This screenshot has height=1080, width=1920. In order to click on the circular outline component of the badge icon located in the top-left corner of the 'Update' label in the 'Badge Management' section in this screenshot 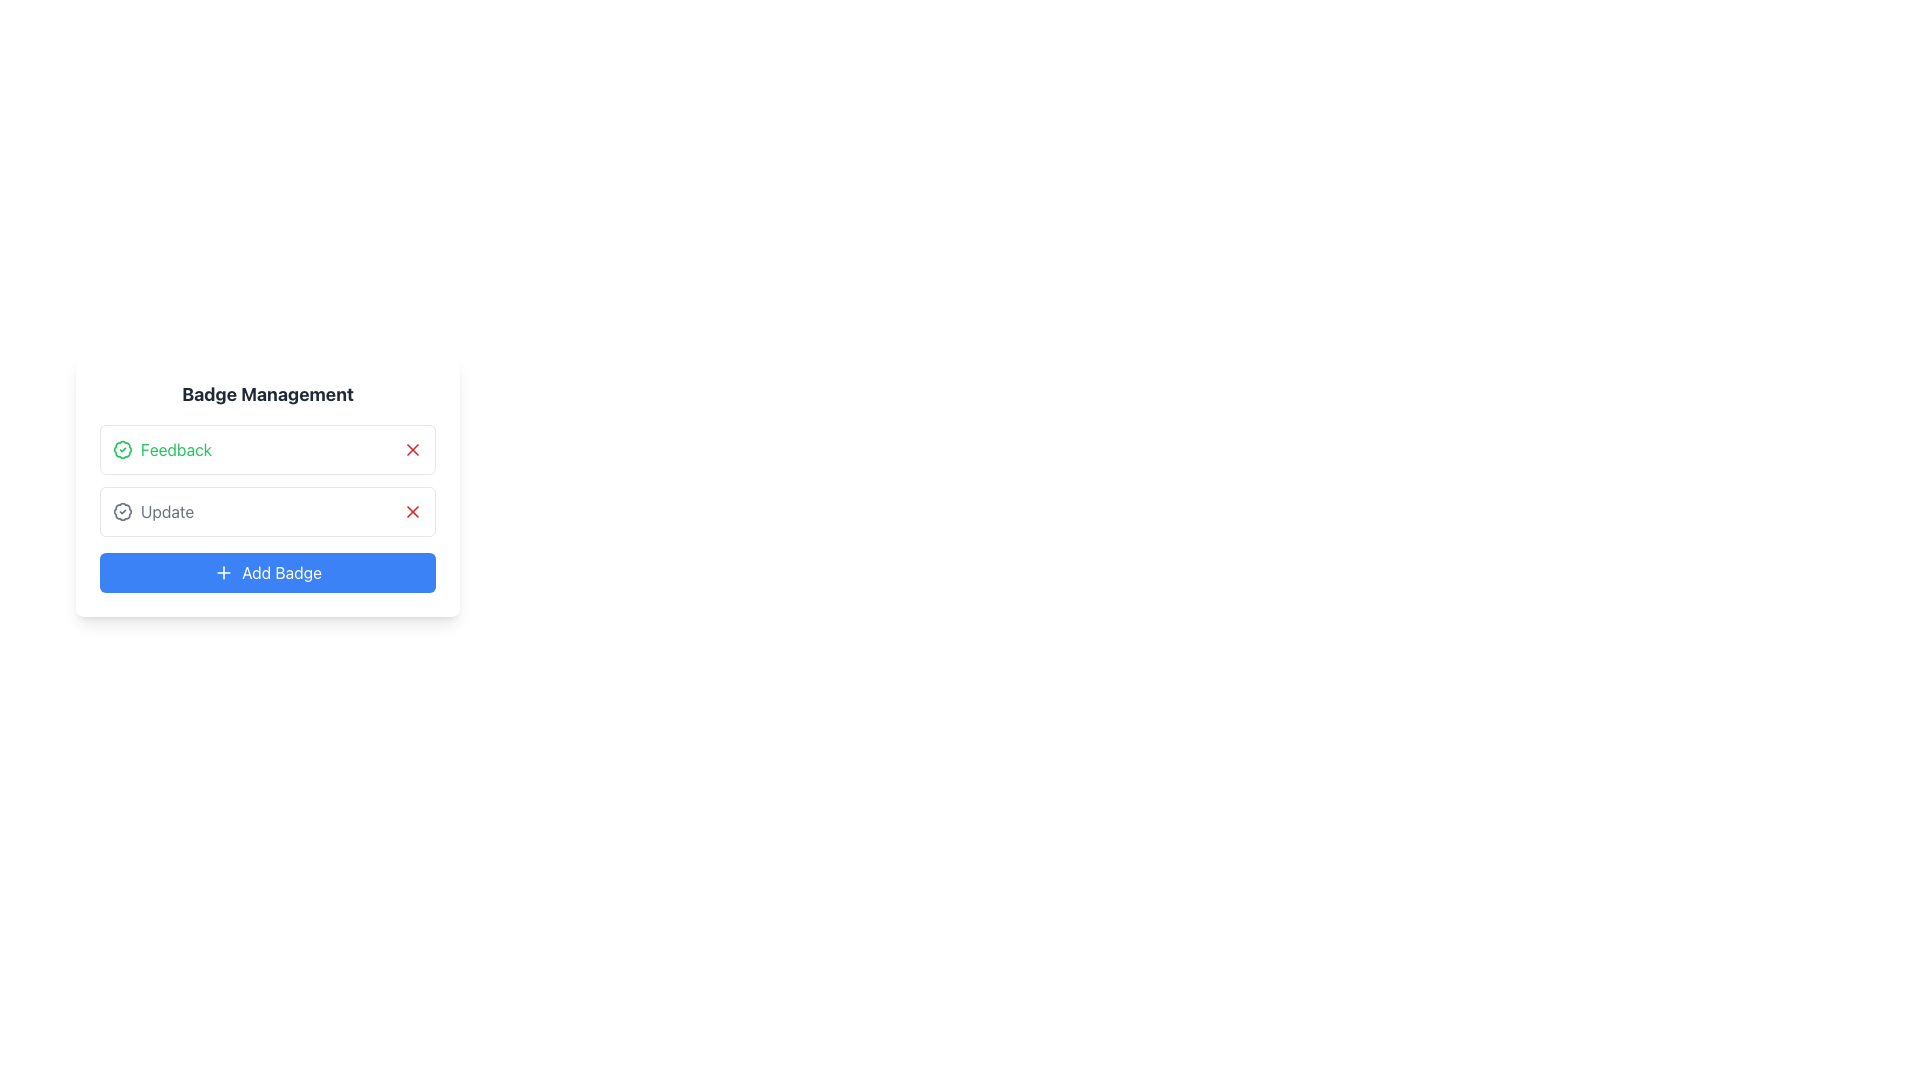, I will do `click(122, 511)`.